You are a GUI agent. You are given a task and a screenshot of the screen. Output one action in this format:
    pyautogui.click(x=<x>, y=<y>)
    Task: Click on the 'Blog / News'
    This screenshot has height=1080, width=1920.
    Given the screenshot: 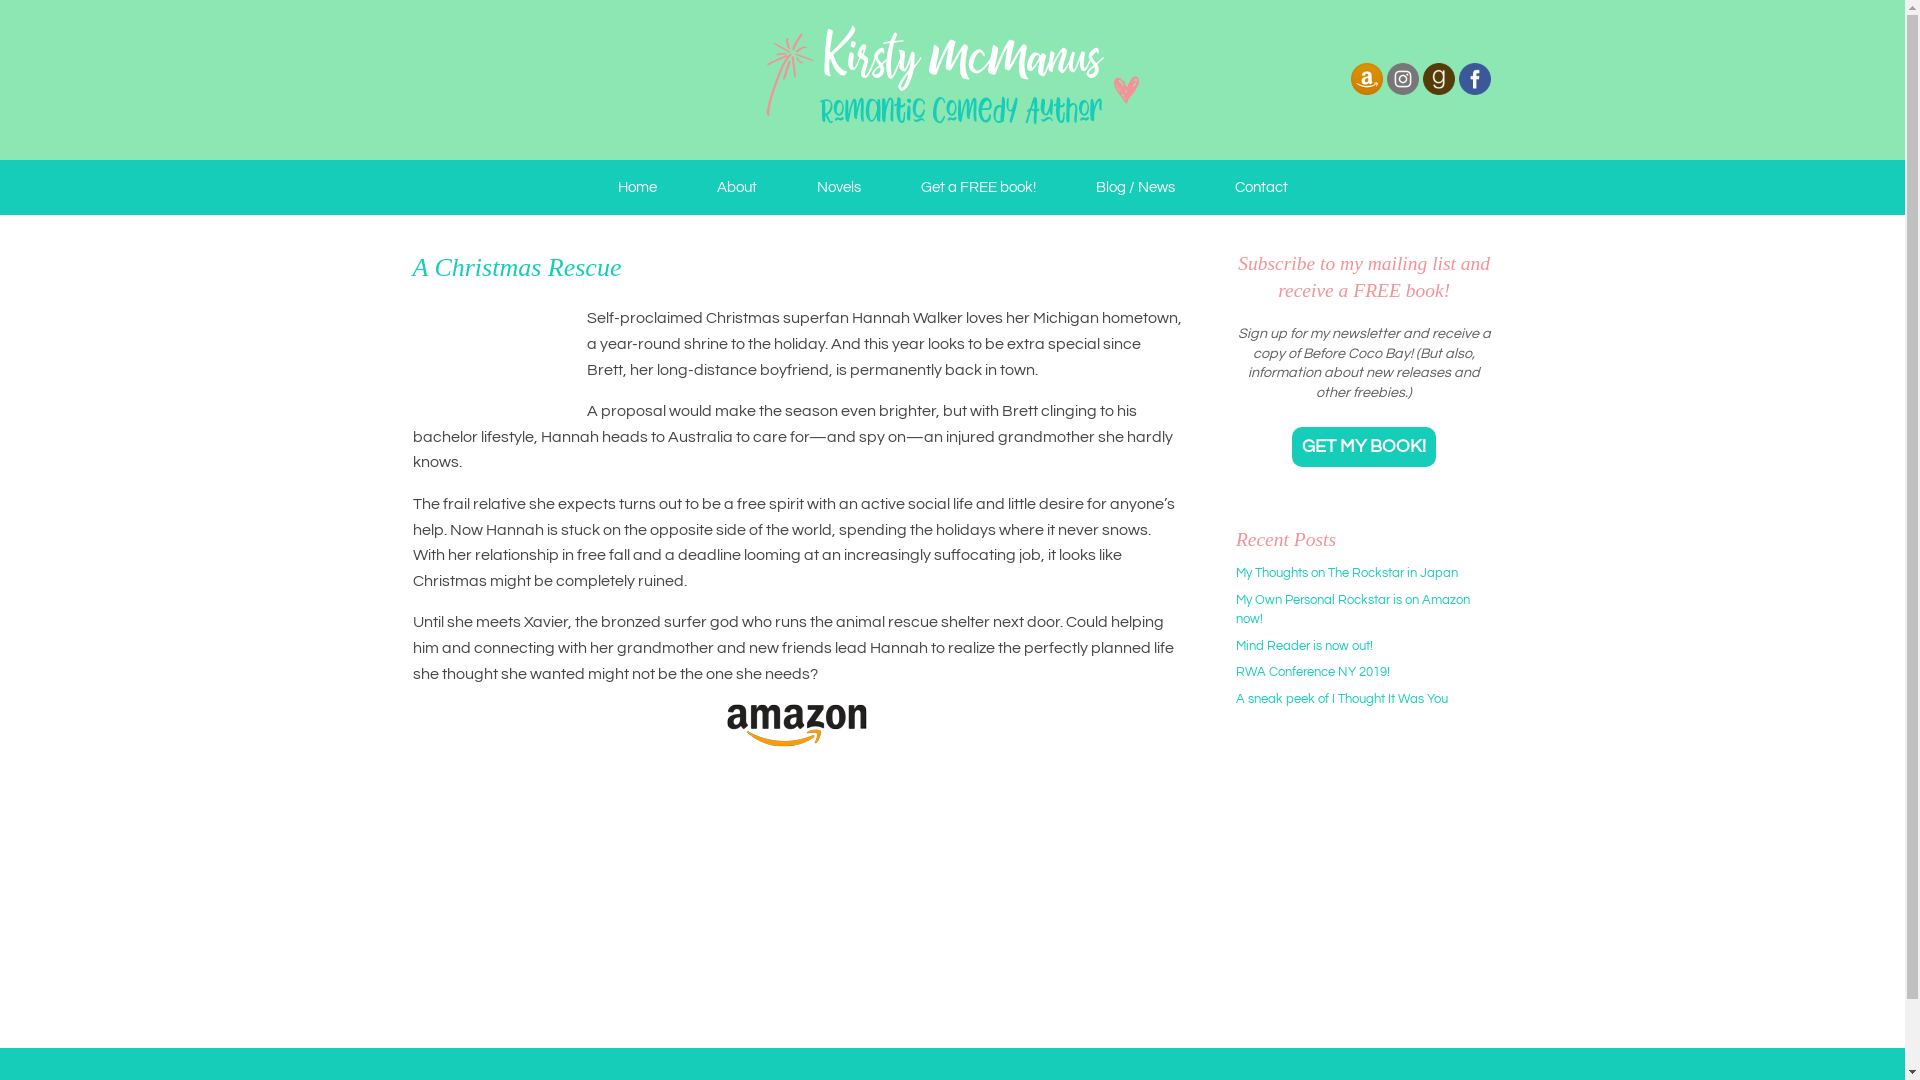 What is the action you would take?
    pyautogui.click(x=1135, y=187)
    